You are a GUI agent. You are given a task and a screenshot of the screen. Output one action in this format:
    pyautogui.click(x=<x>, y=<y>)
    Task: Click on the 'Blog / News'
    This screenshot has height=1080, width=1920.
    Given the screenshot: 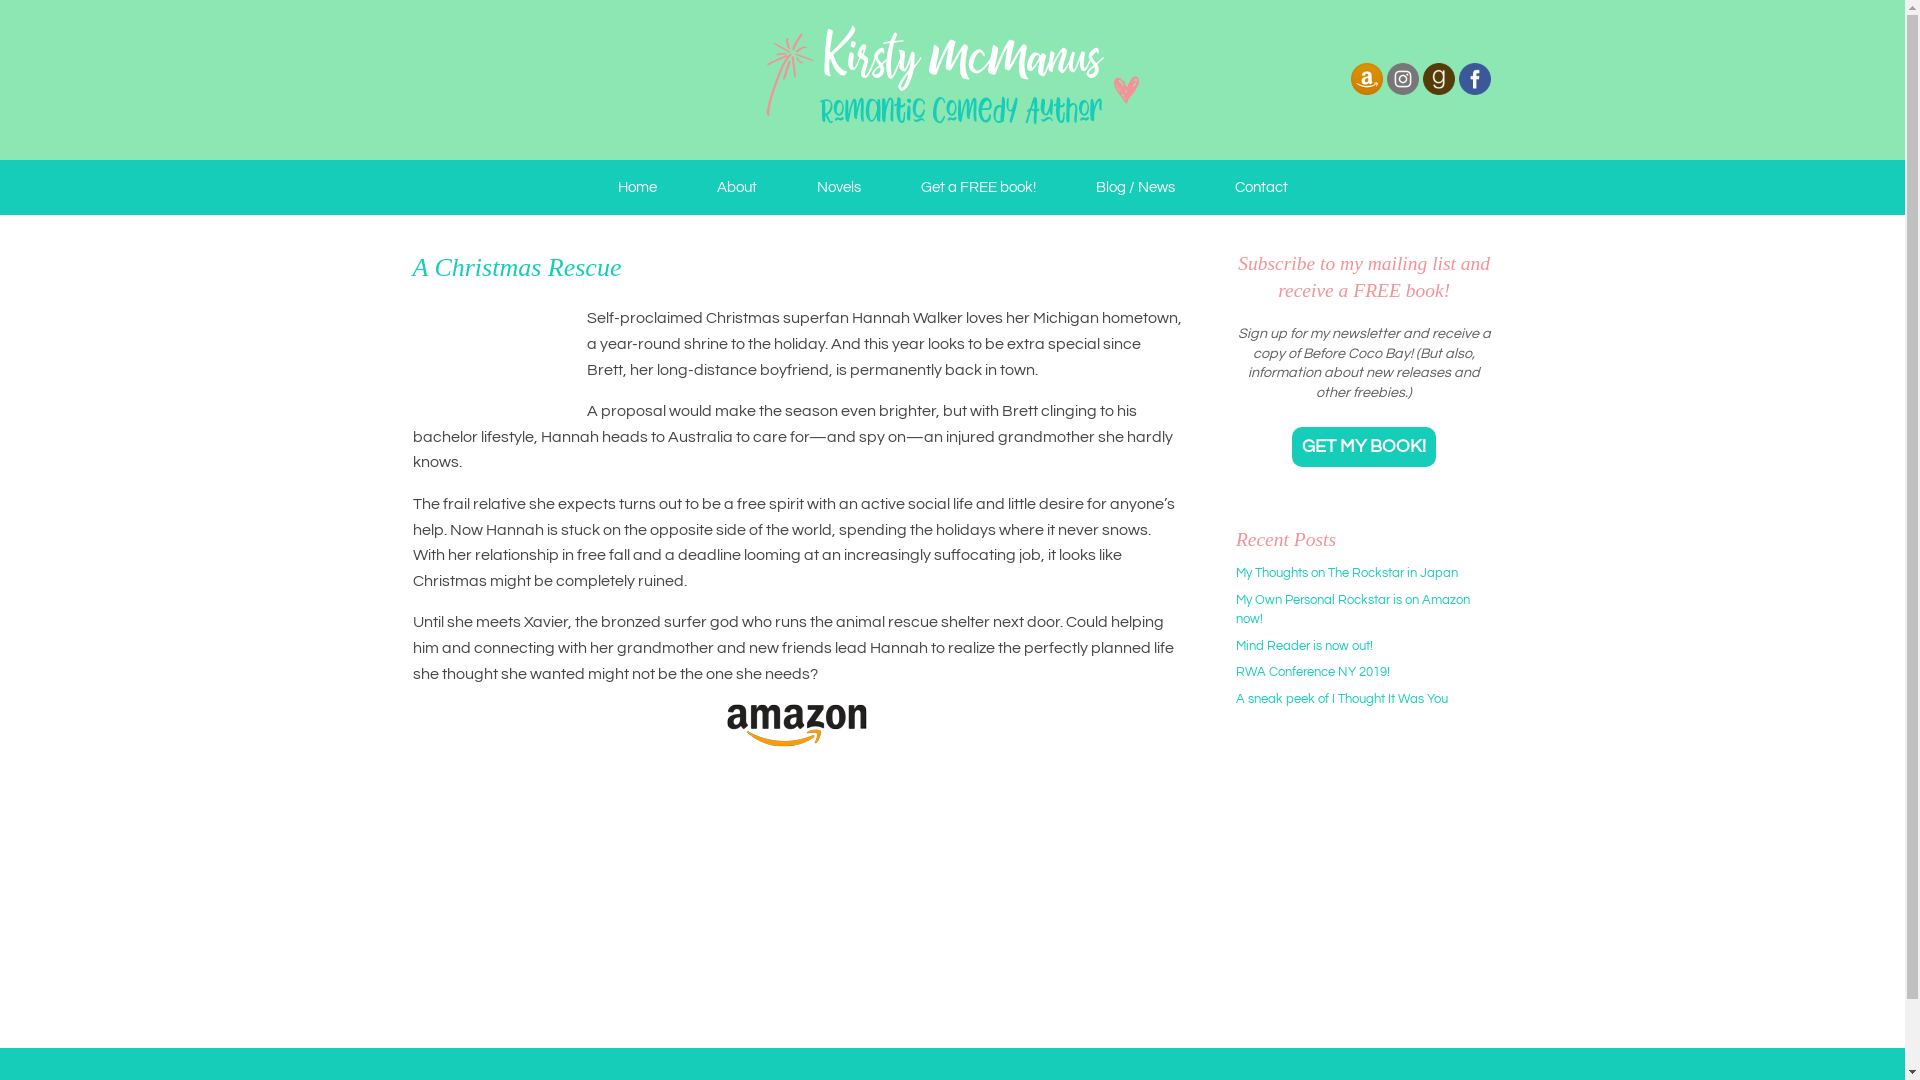 What is the action you would take?
    pyautogui.click(x=1135, y=187)
    